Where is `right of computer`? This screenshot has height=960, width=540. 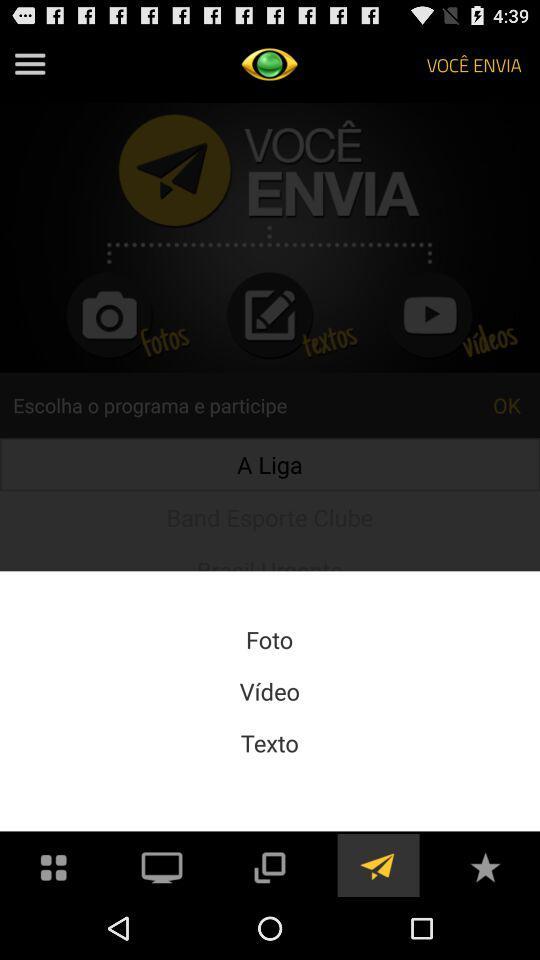
right of computer is located at coordinates (270, 864).